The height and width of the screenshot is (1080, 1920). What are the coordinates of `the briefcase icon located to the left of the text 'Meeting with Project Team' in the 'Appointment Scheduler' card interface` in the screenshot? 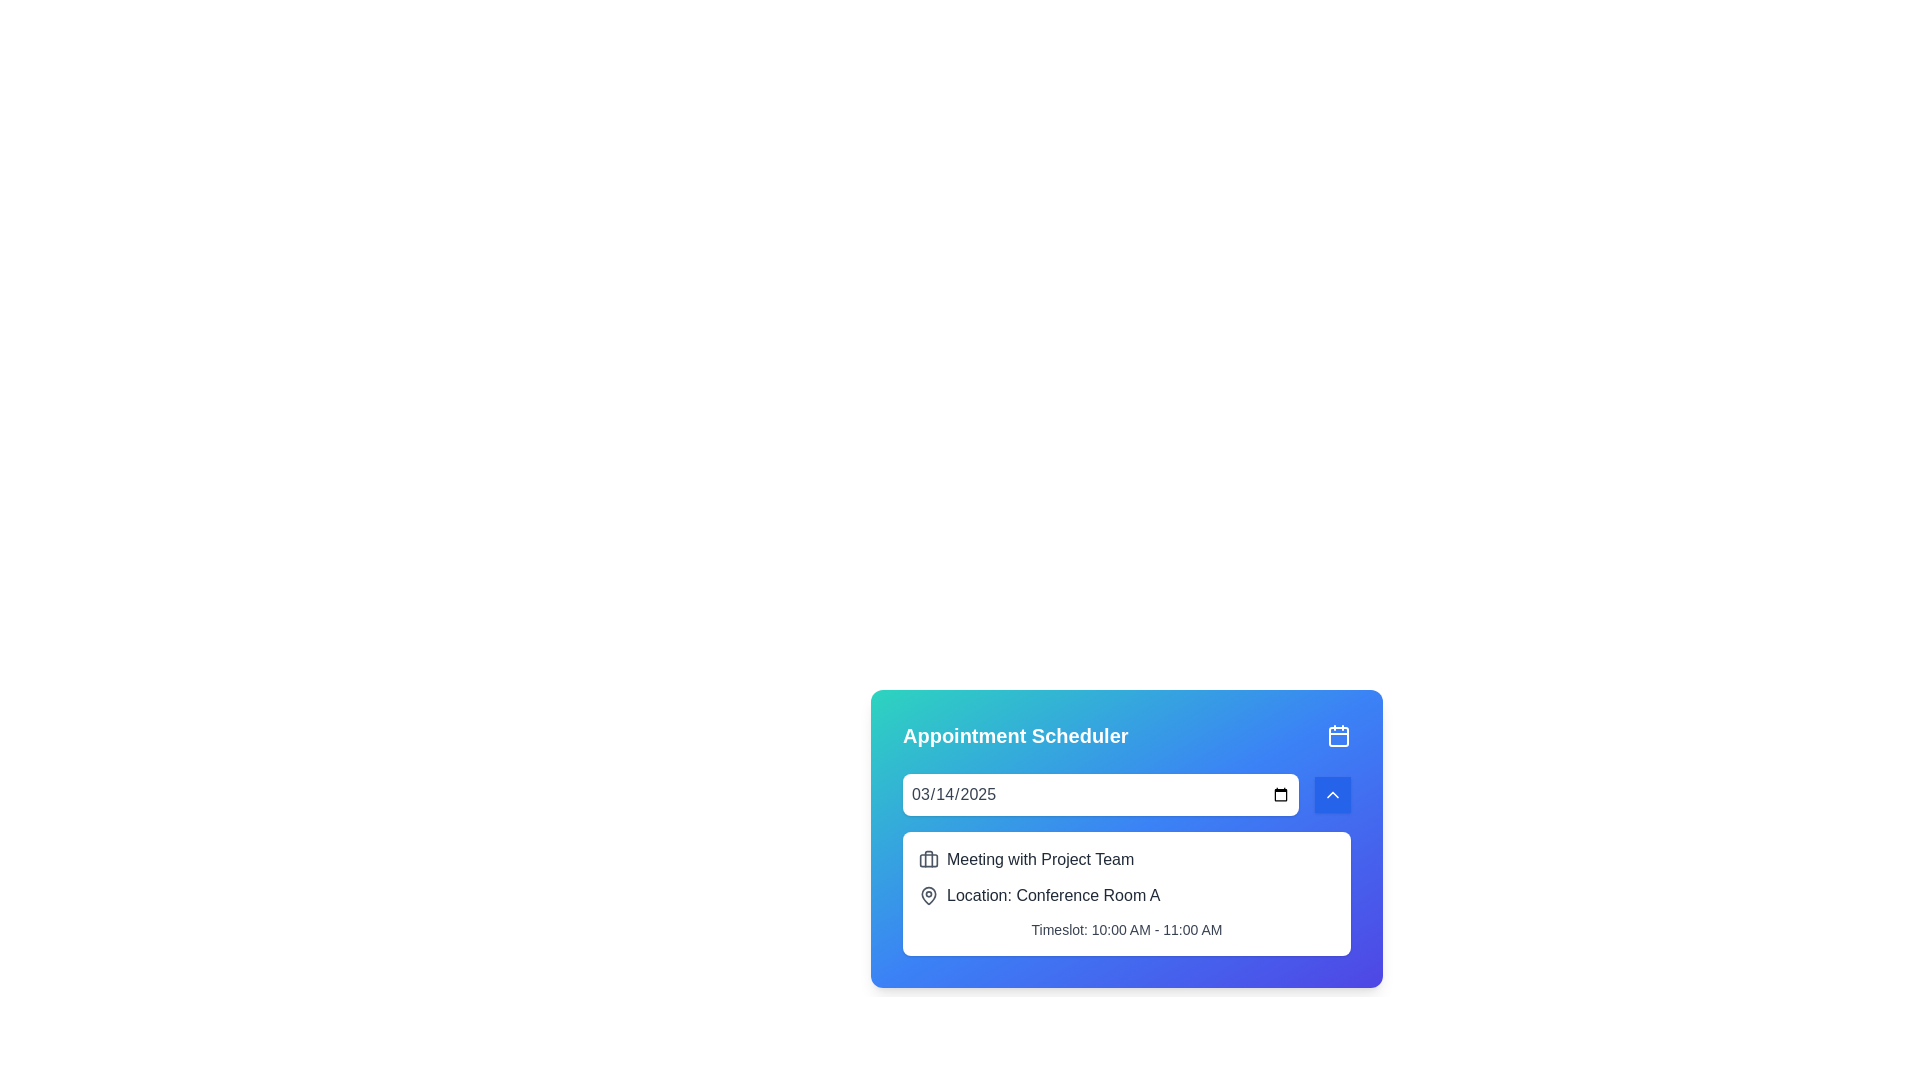 It's located at (928, 859).